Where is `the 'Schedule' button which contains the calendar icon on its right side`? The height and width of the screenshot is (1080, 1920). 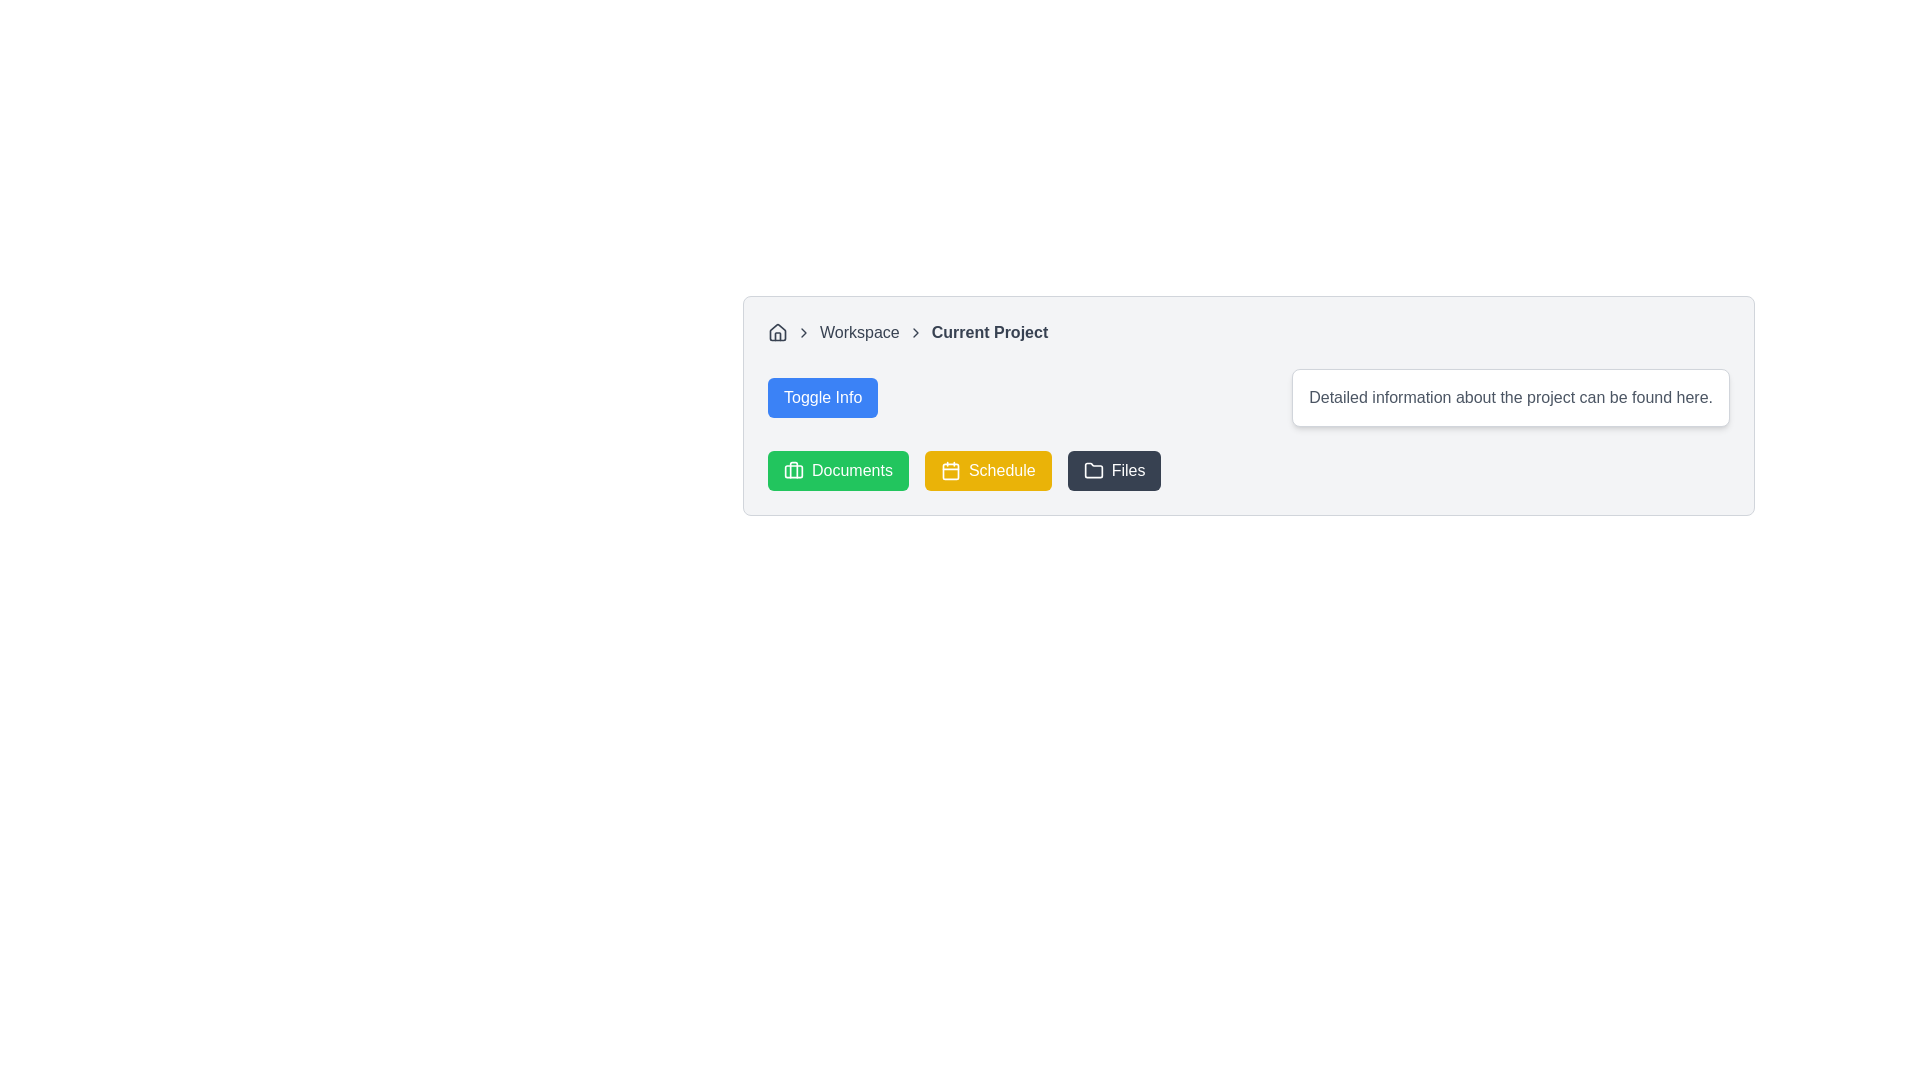
the 'Schedule' button which contains the calendar icon on its right side is located at coordinates (949, 470).